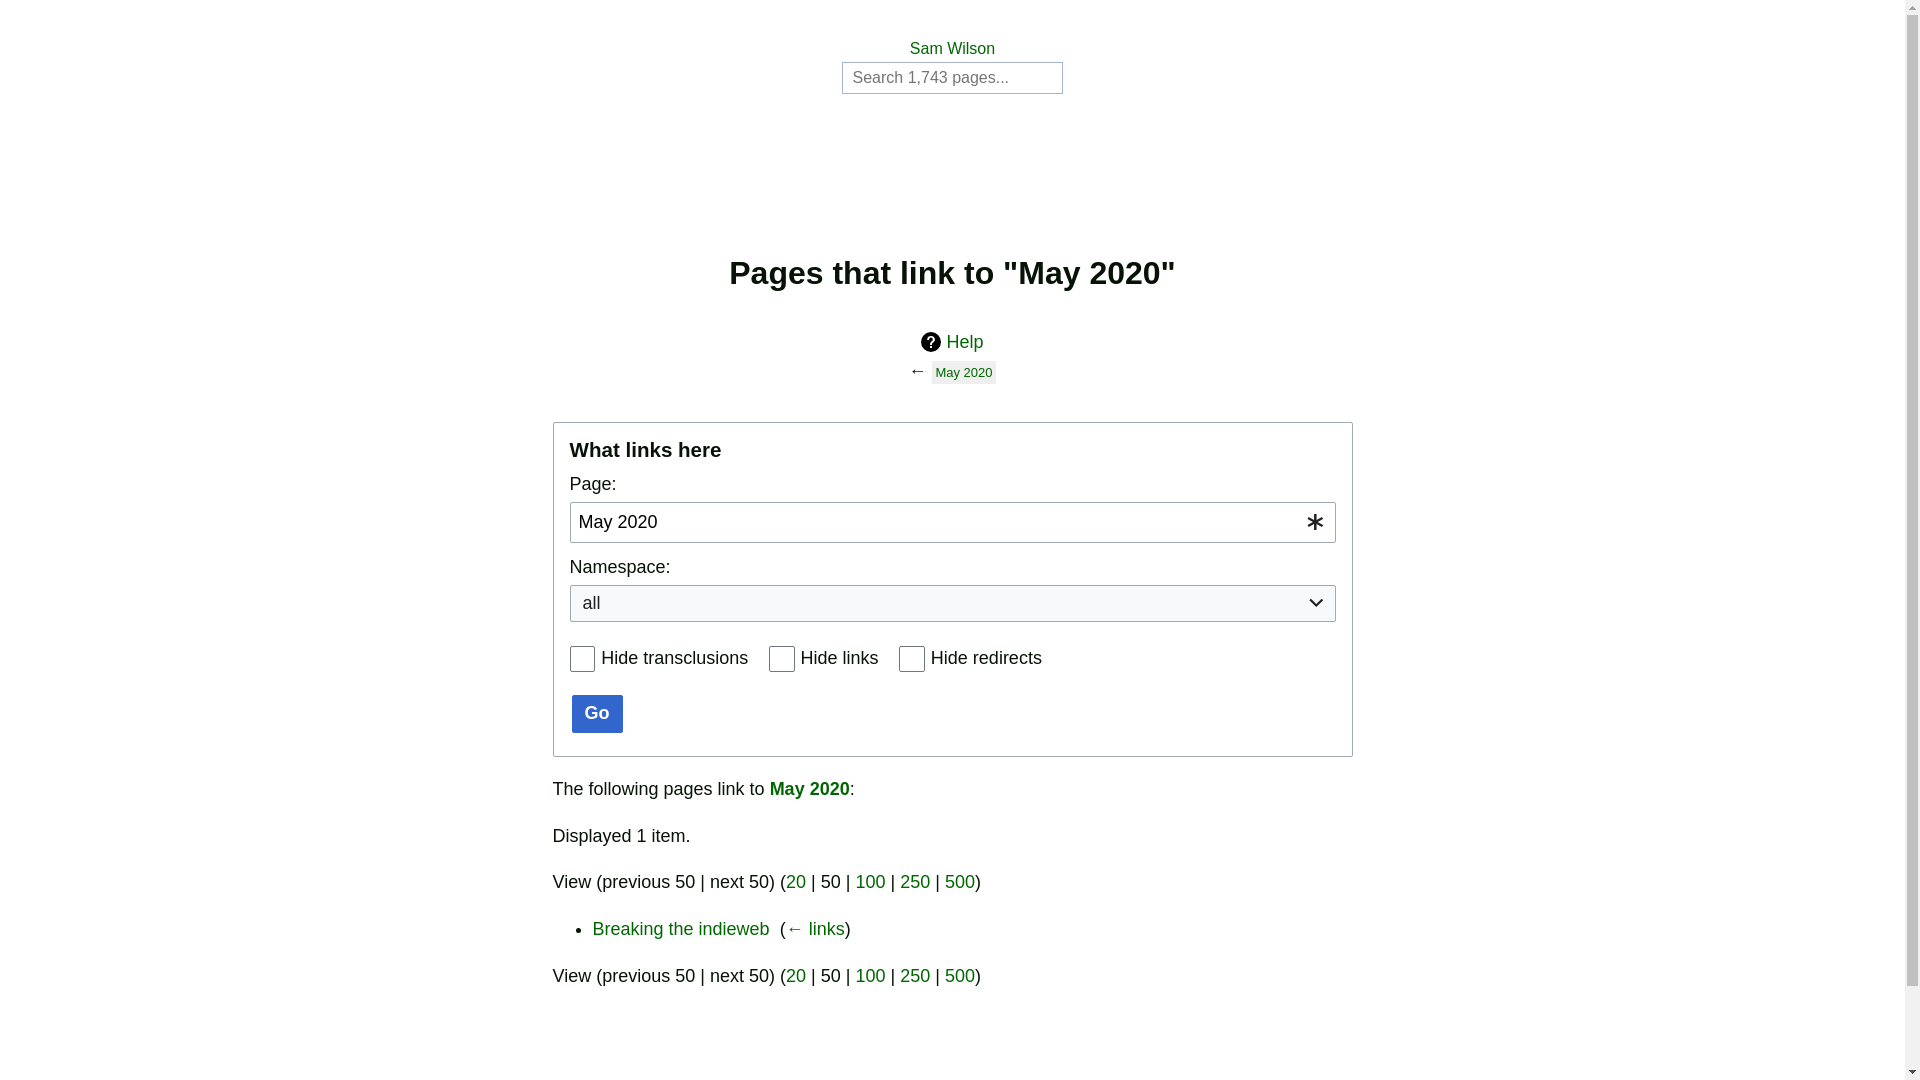  Describe the element at coordinates (795, 881) in the screenshot. I see `'20'` at that location.